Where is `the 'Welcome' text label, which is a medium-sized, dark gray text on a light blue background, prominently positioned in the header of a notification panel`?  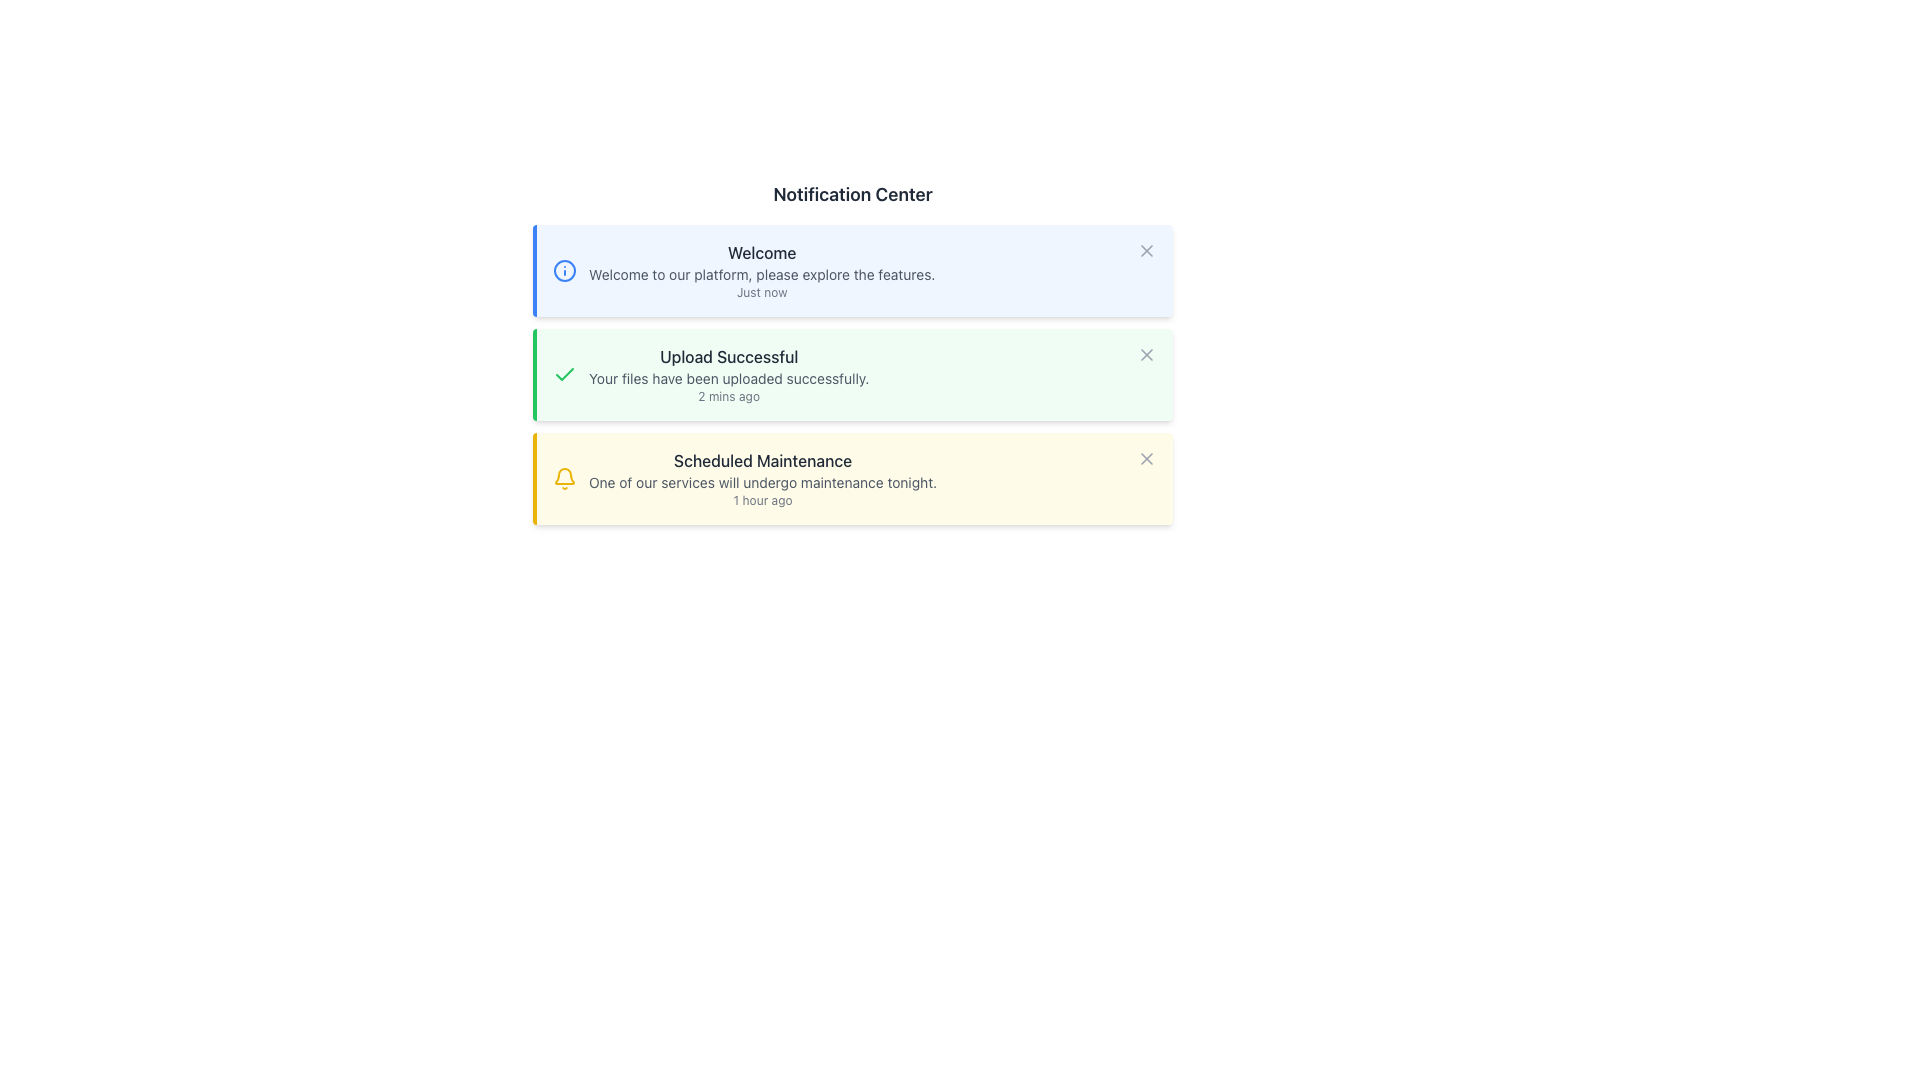
the 'Welcome' text label, which is a medium-sized, dark gray text on a light blue background, prominently positioned in the header of a notification panel is located at coordinates (761, 252).